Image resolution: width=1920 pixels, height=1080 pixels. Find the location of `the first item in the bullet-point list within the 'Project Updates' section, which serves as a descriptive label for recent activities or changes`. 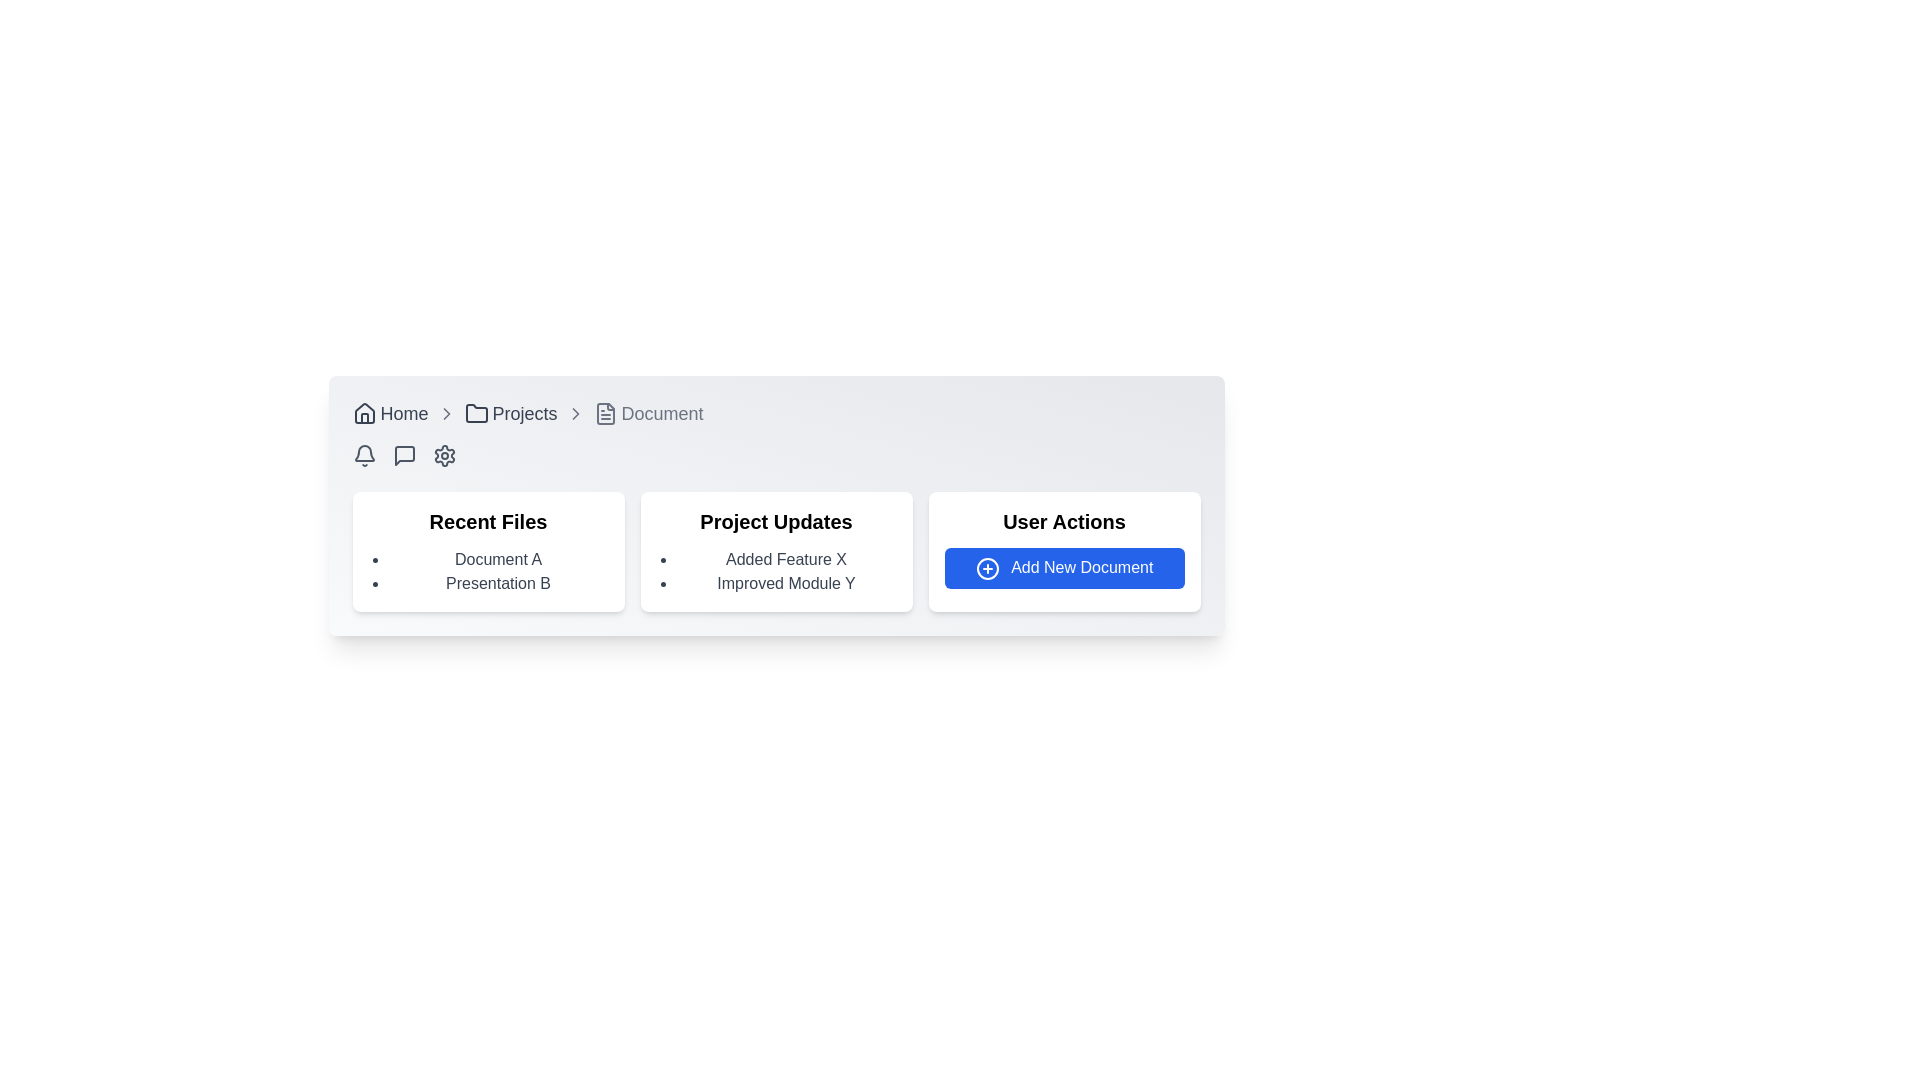

the first item in the bullet-point list within the 'Project Updates' section, which serves as a descriptive label for recent activities or changes is located at coordinates (785, 559).